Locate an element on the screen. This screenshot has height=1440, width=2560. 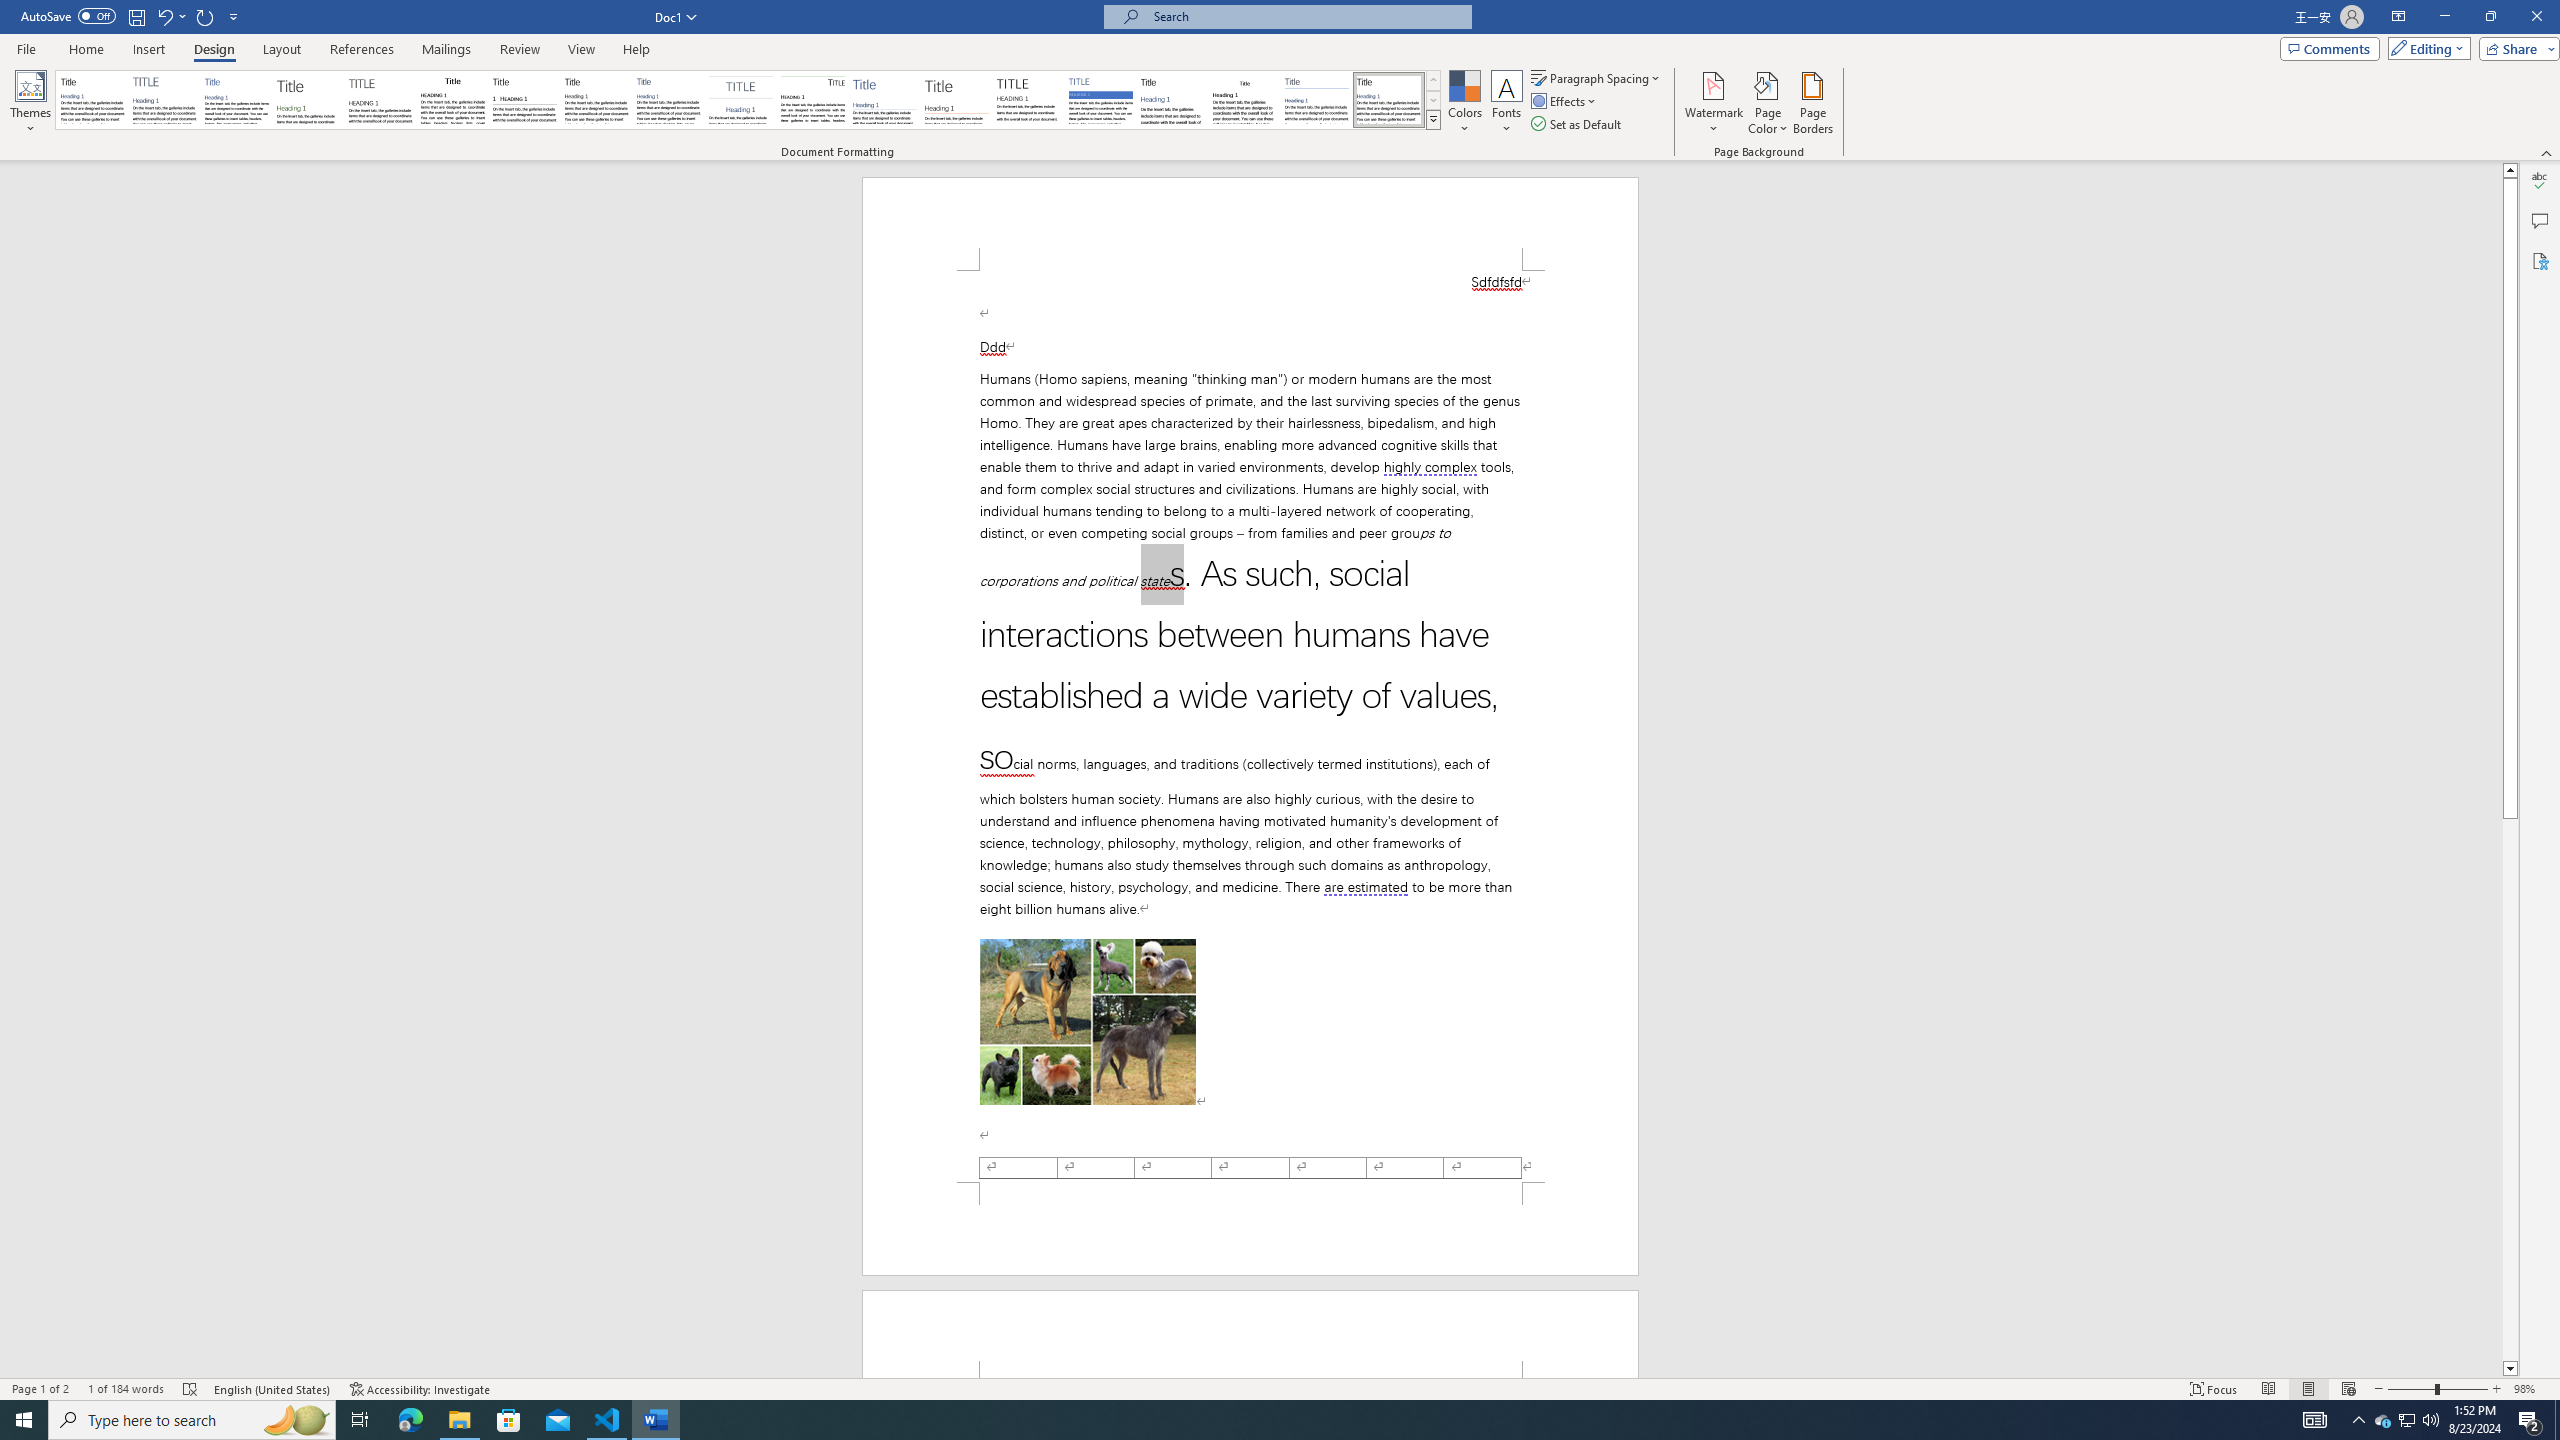
'Insert' is located at coordinates (147, 49).